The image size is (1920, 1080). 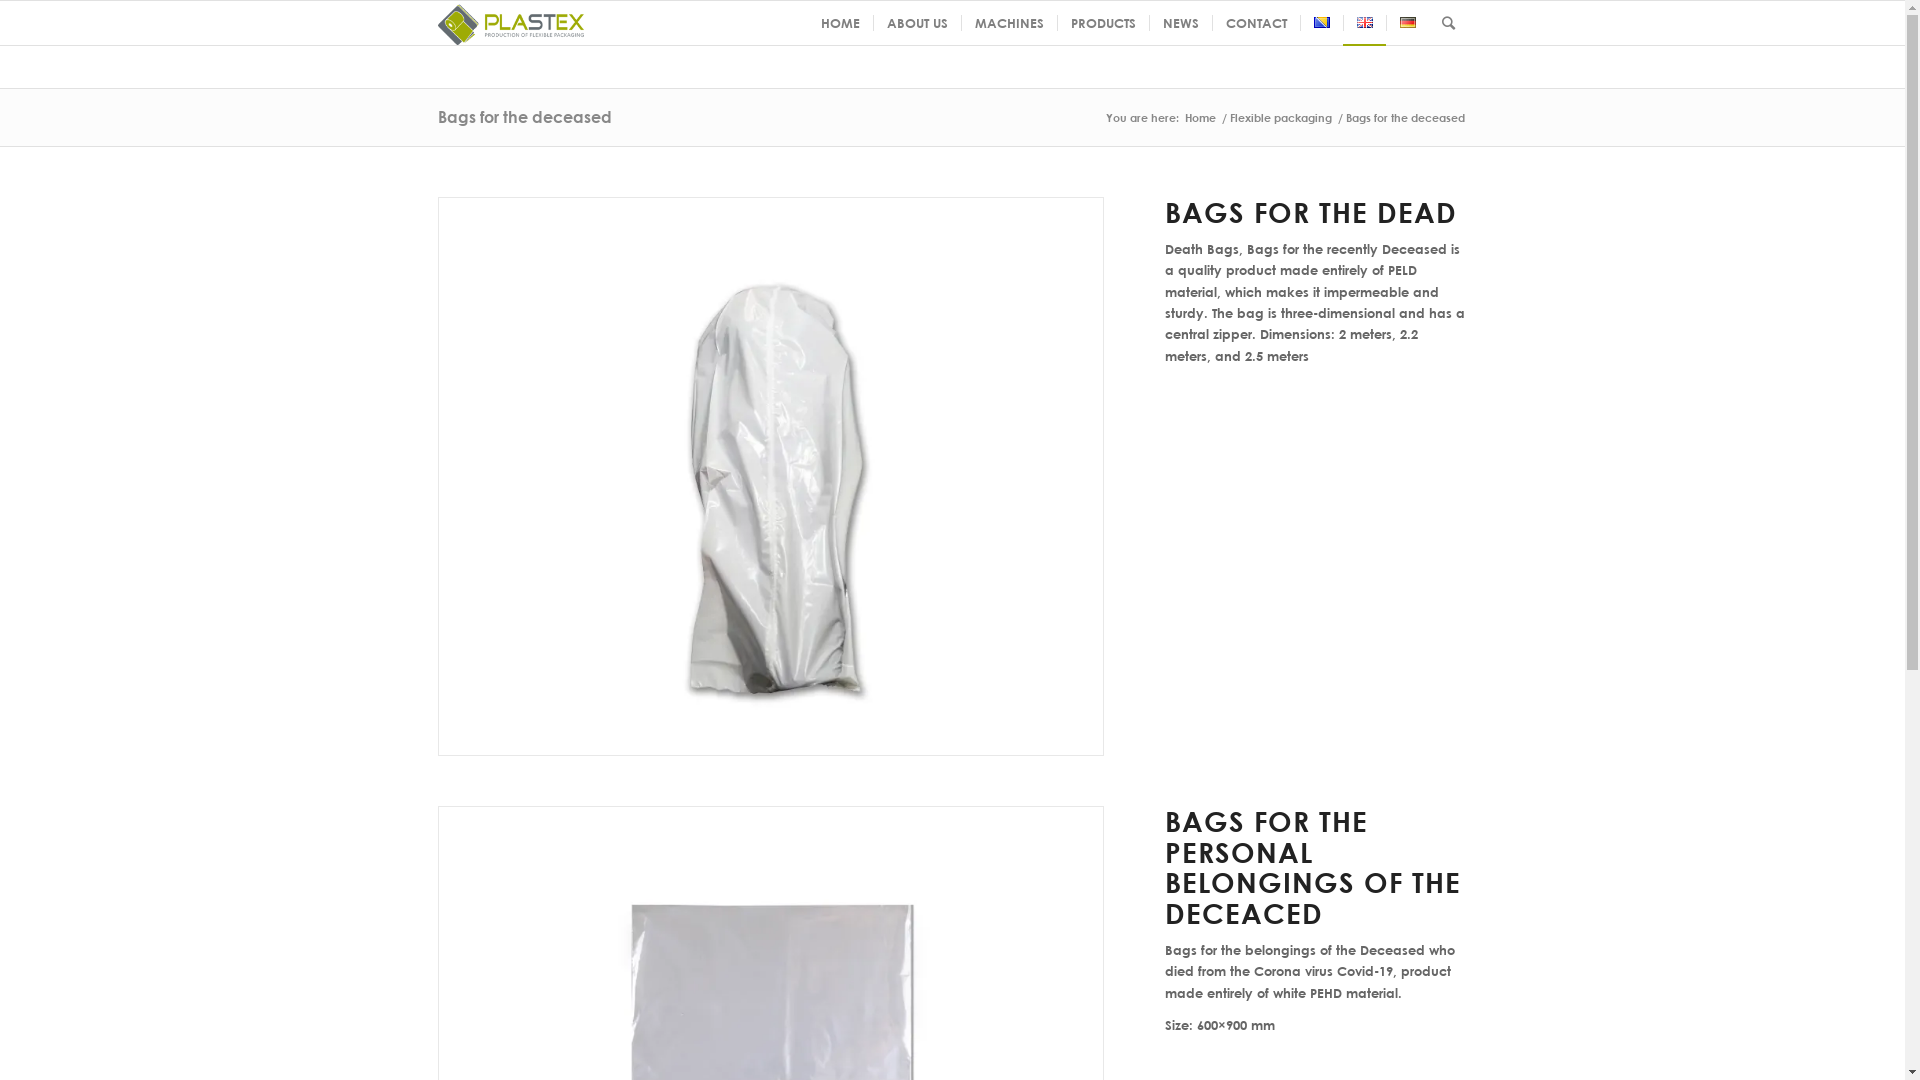 I want to click on 'ABOUT US', so click(x=872, y=23).